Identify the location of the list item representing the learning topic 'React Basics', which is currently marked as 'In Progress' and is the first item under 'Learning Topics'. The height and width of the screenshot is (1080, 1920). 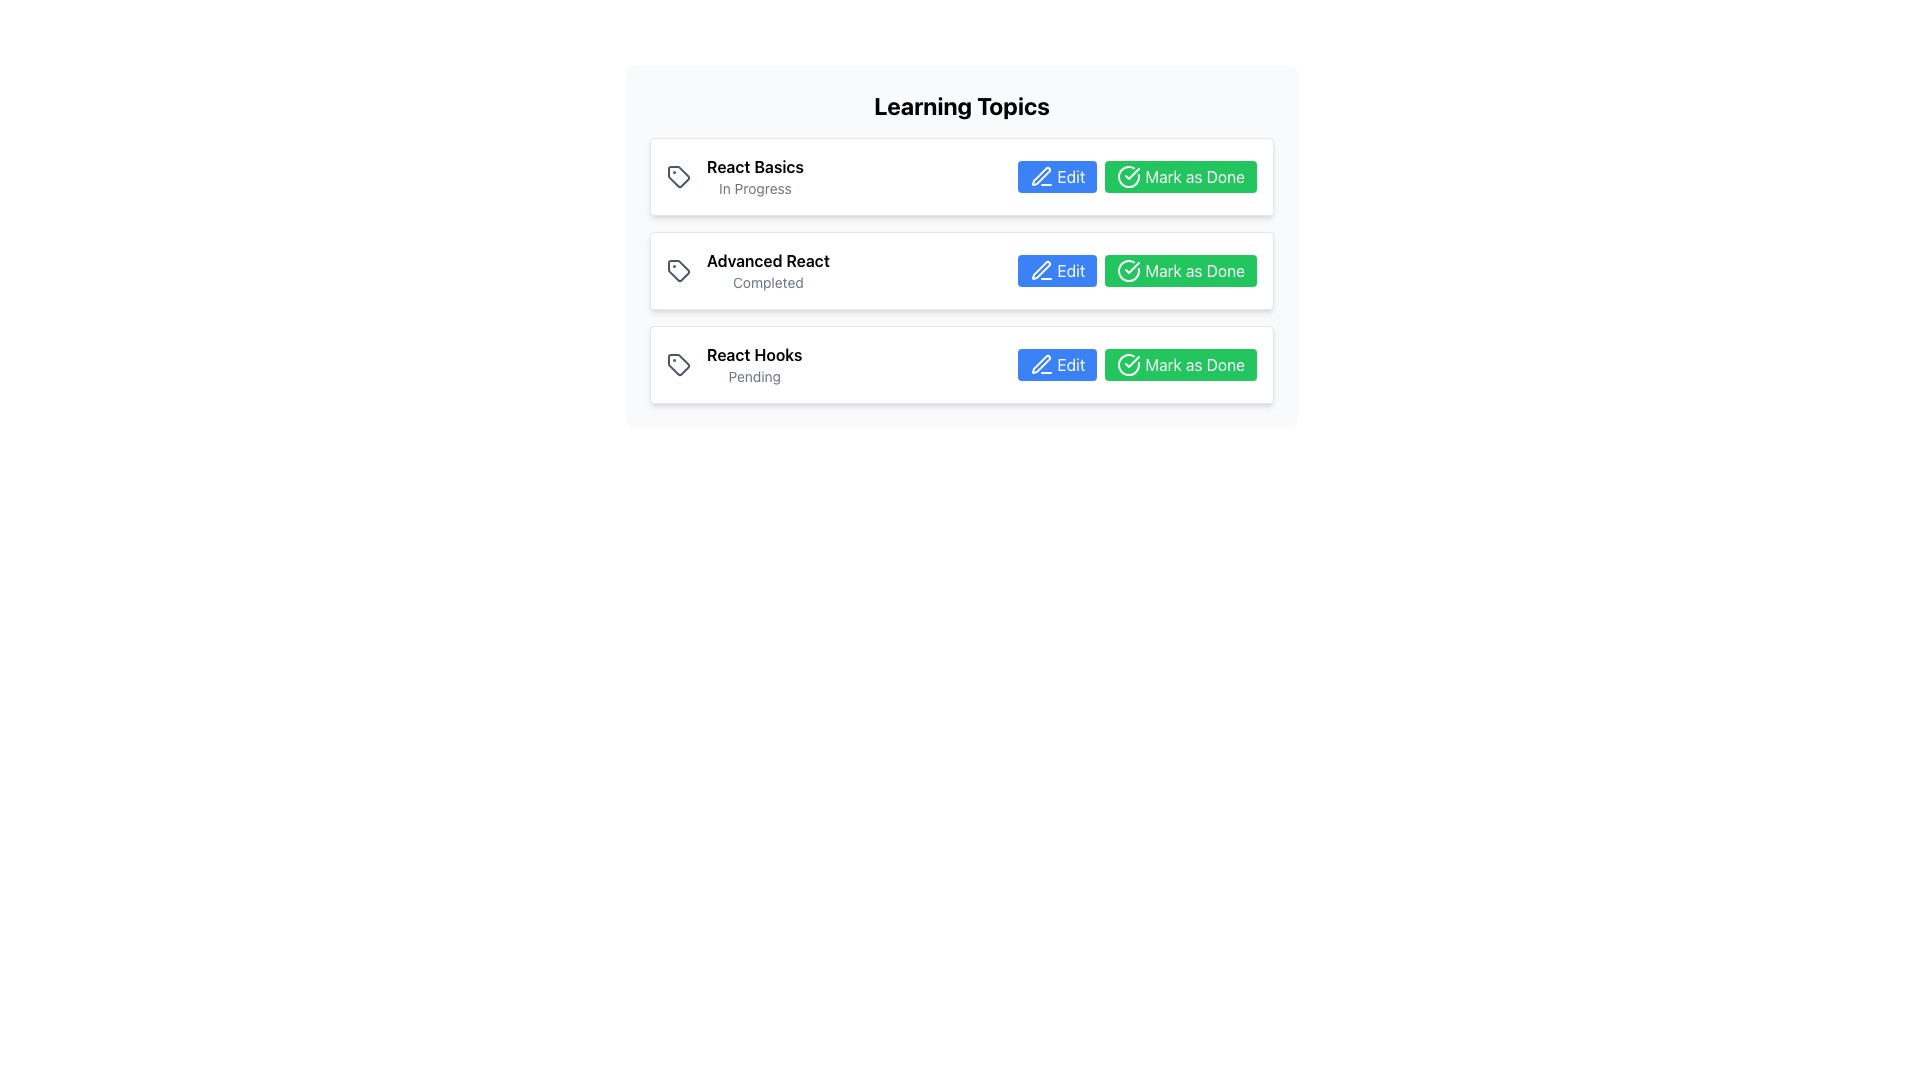
(734, 176).